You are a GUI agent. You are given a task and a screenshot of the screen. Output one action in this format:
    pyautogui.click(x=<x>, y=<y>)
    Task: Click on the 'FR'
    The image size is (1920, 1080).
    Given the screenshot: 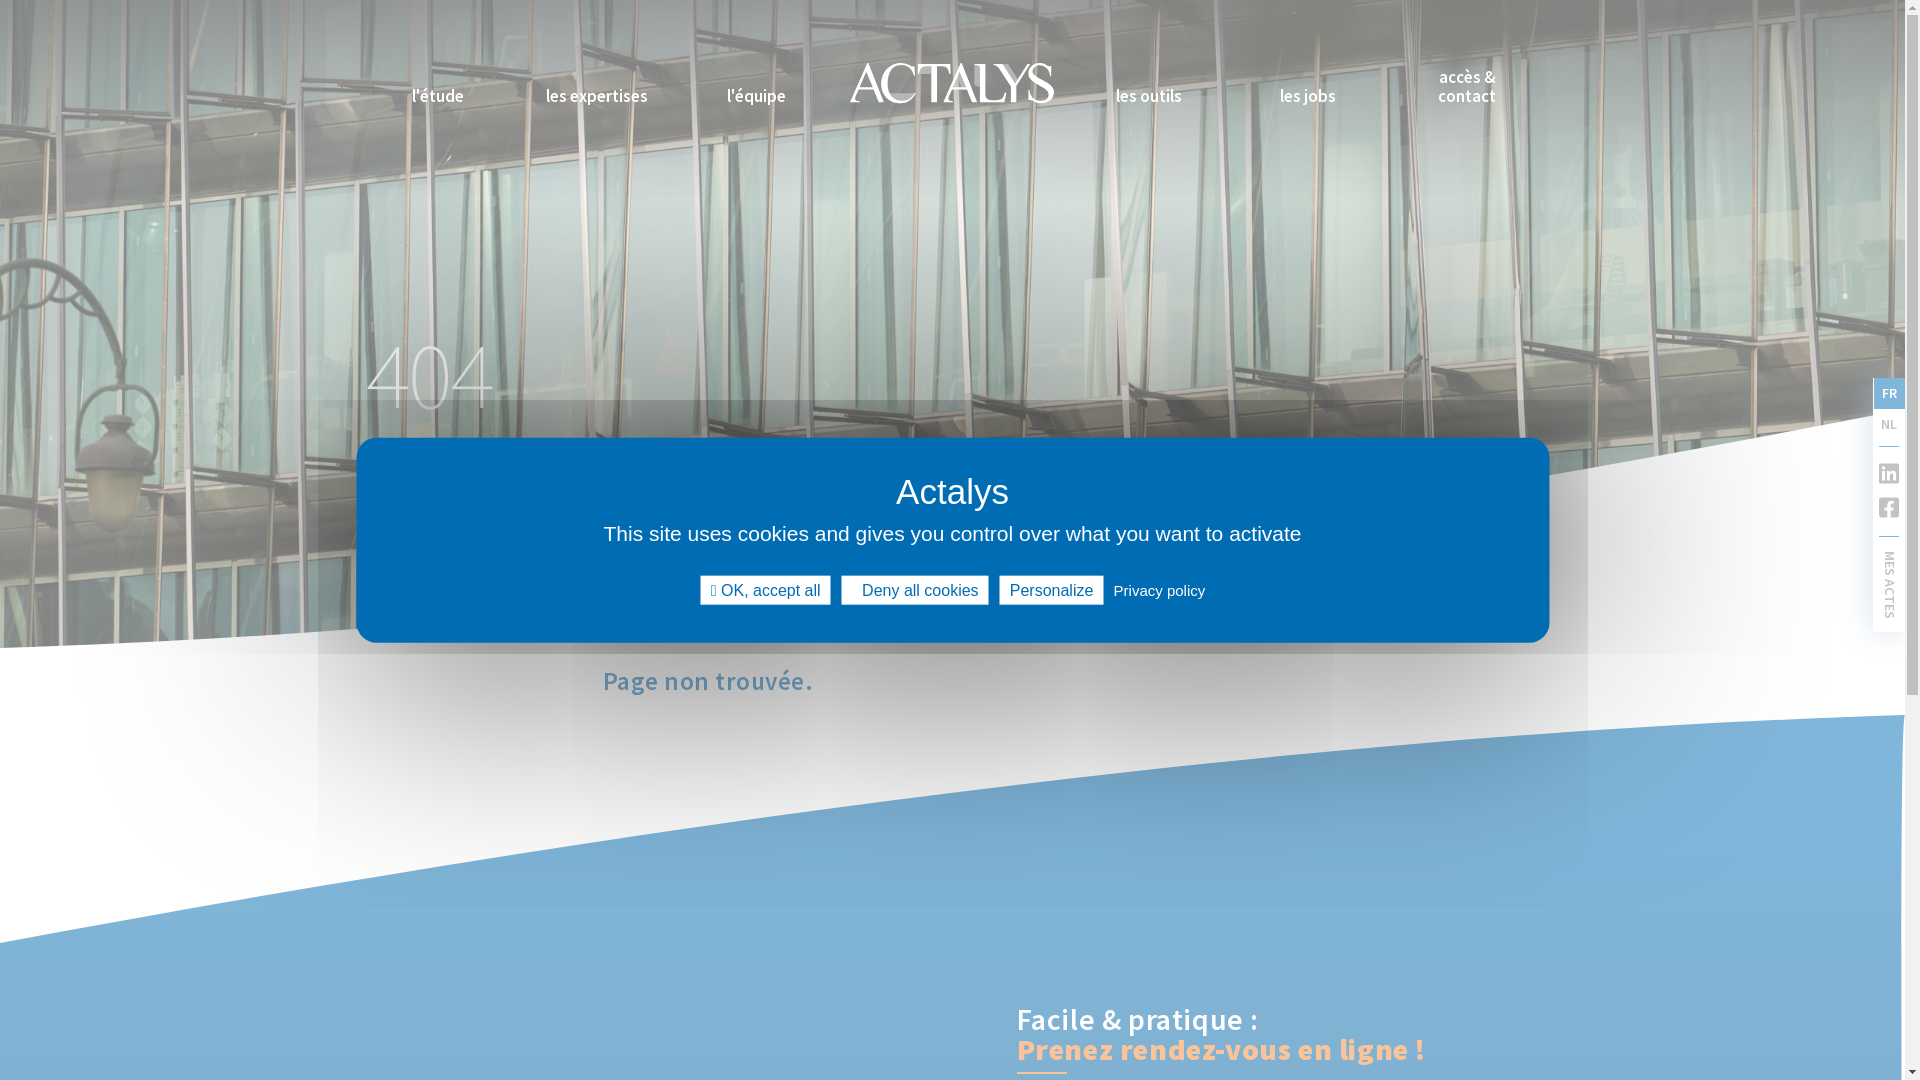 What is the action you would take?
    pyautogui.click(x=1888, y=393)
    